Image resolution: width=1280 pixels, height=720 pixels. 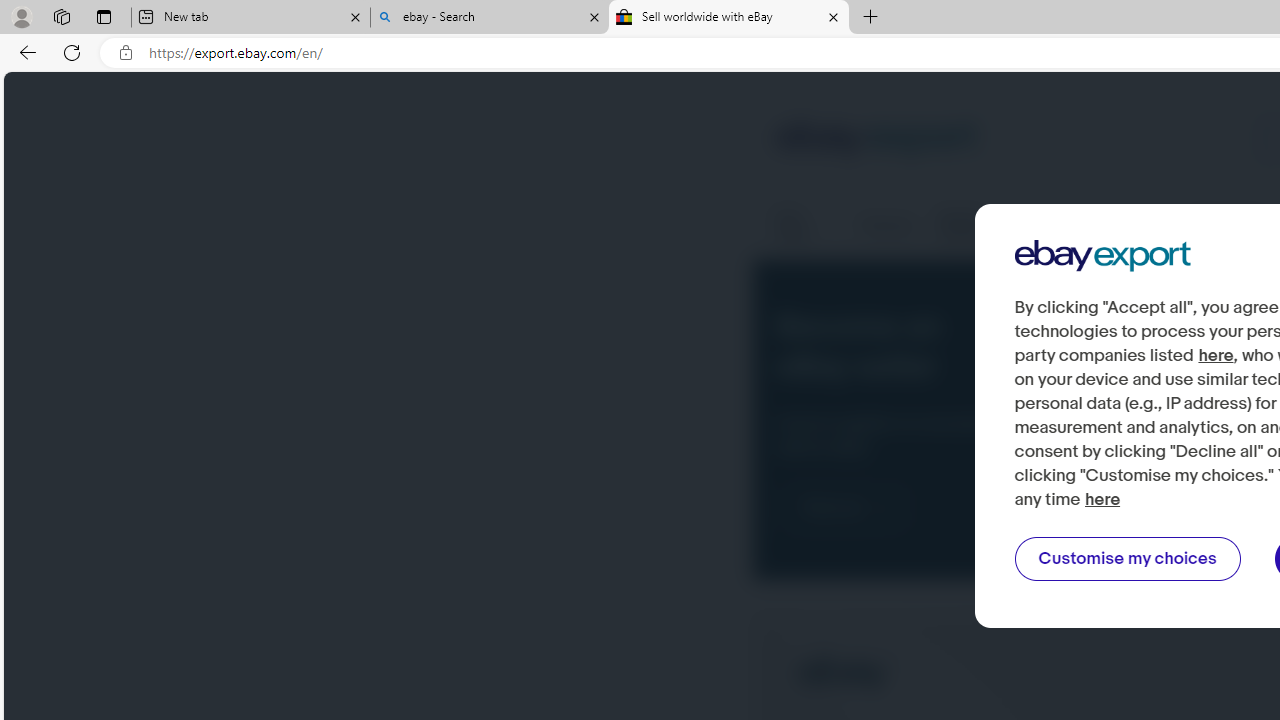 I want to click on 'Ebay Export', so click(x=1101, y=255).